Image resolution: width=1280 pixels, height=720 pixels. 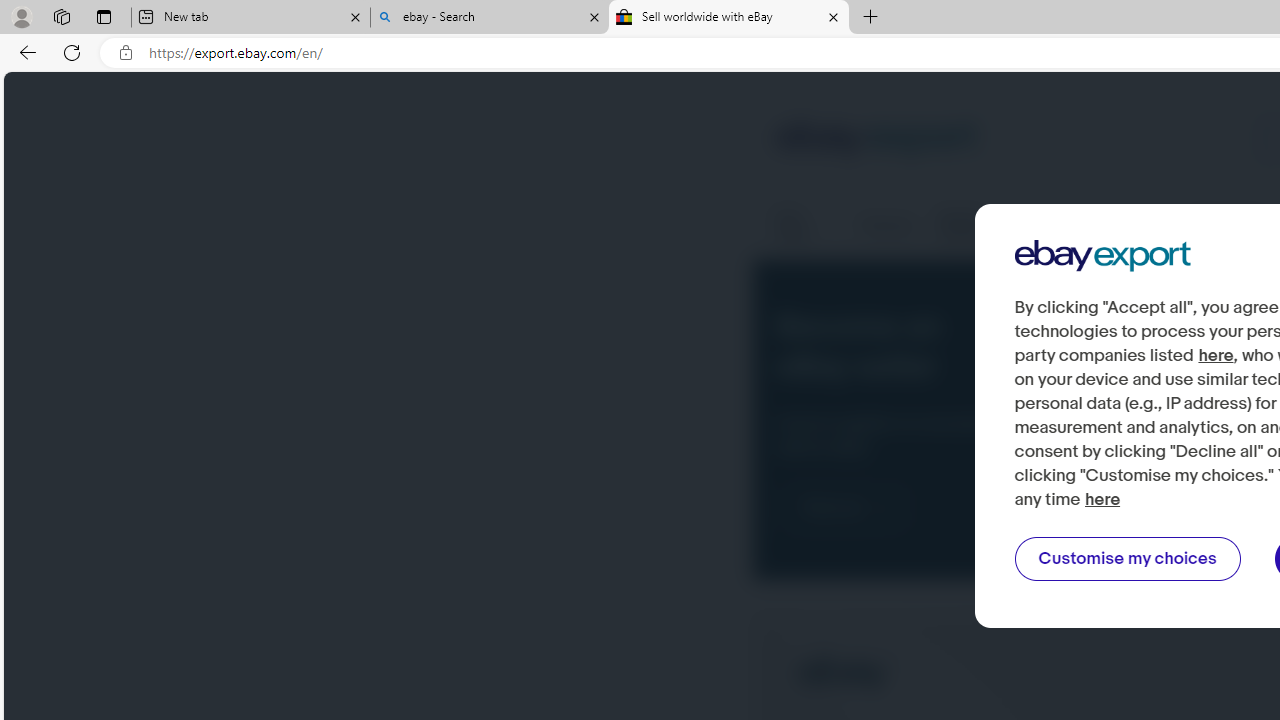 I want to click on 'Ebay Export', so click(x=1101, y=255).